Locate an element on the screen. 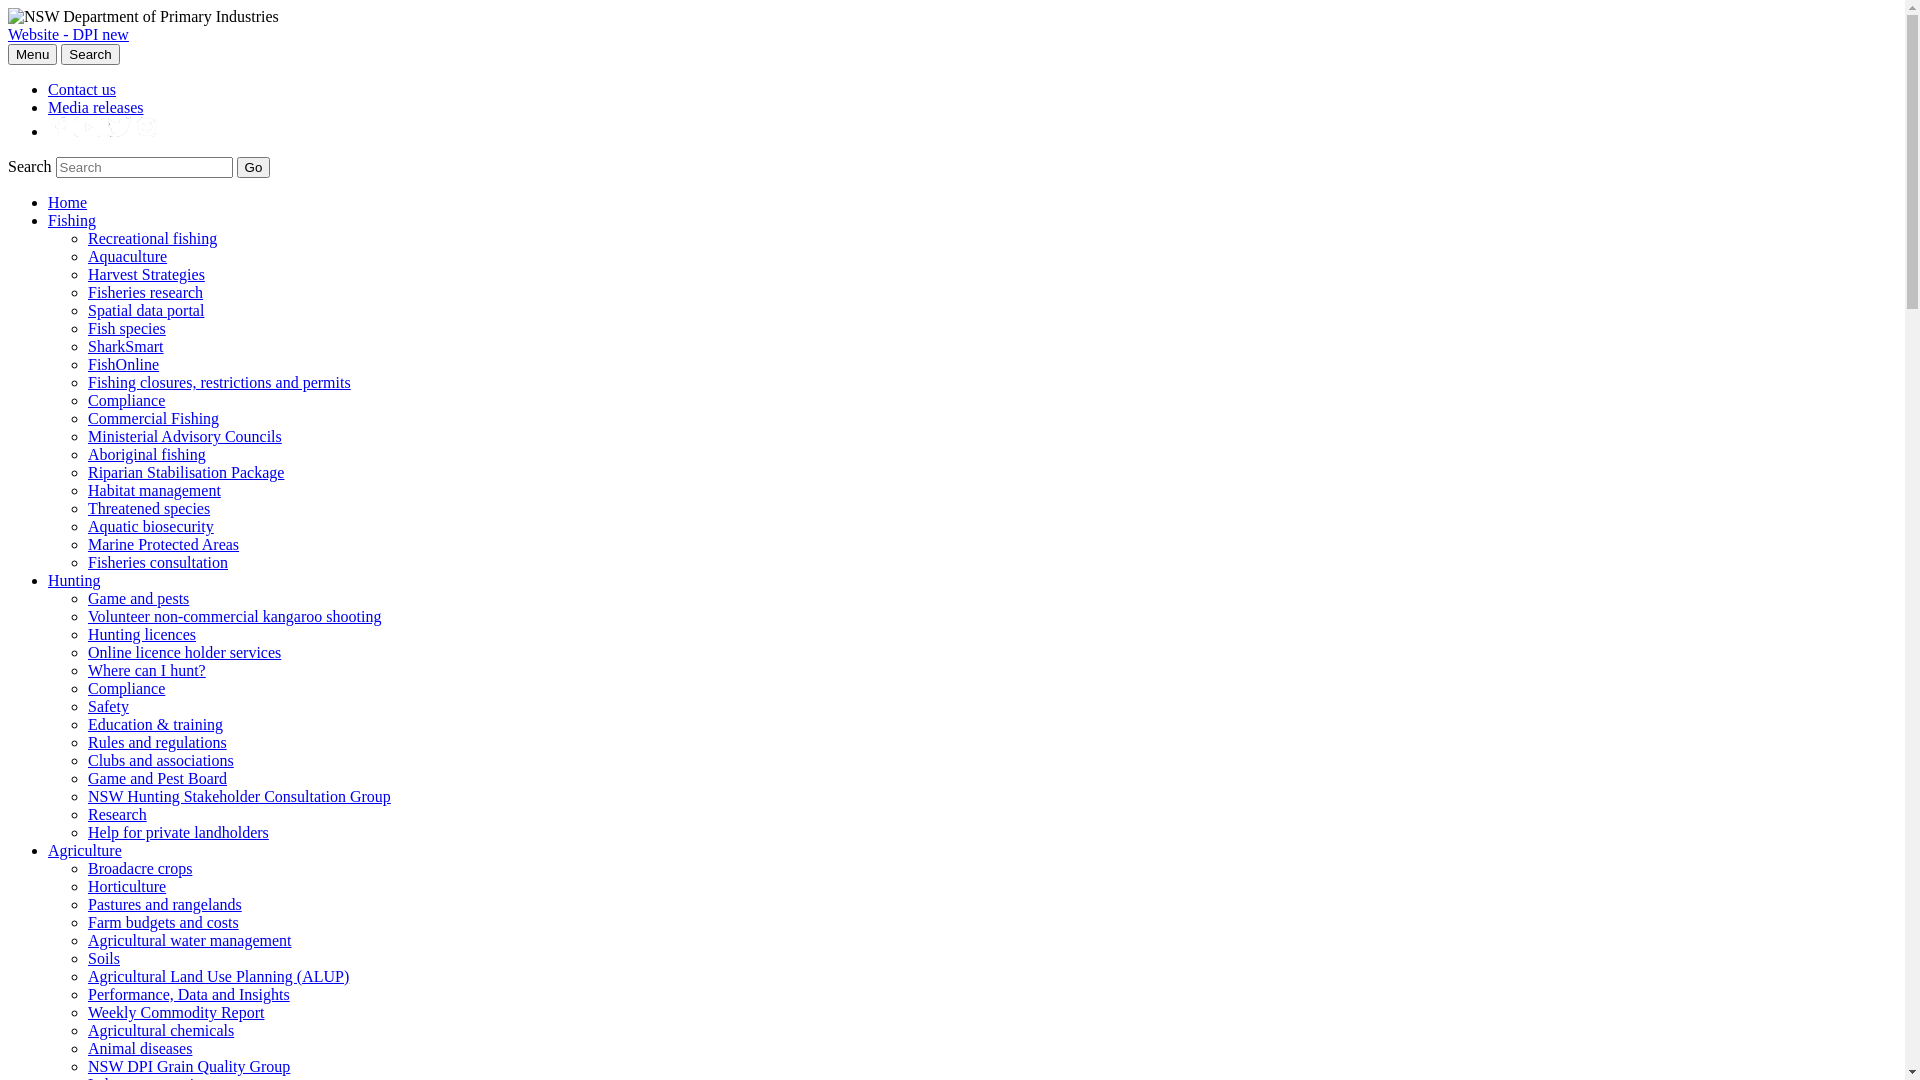  'NSW DPI Grain Quality Group' is located at coordinates (188, 1065).